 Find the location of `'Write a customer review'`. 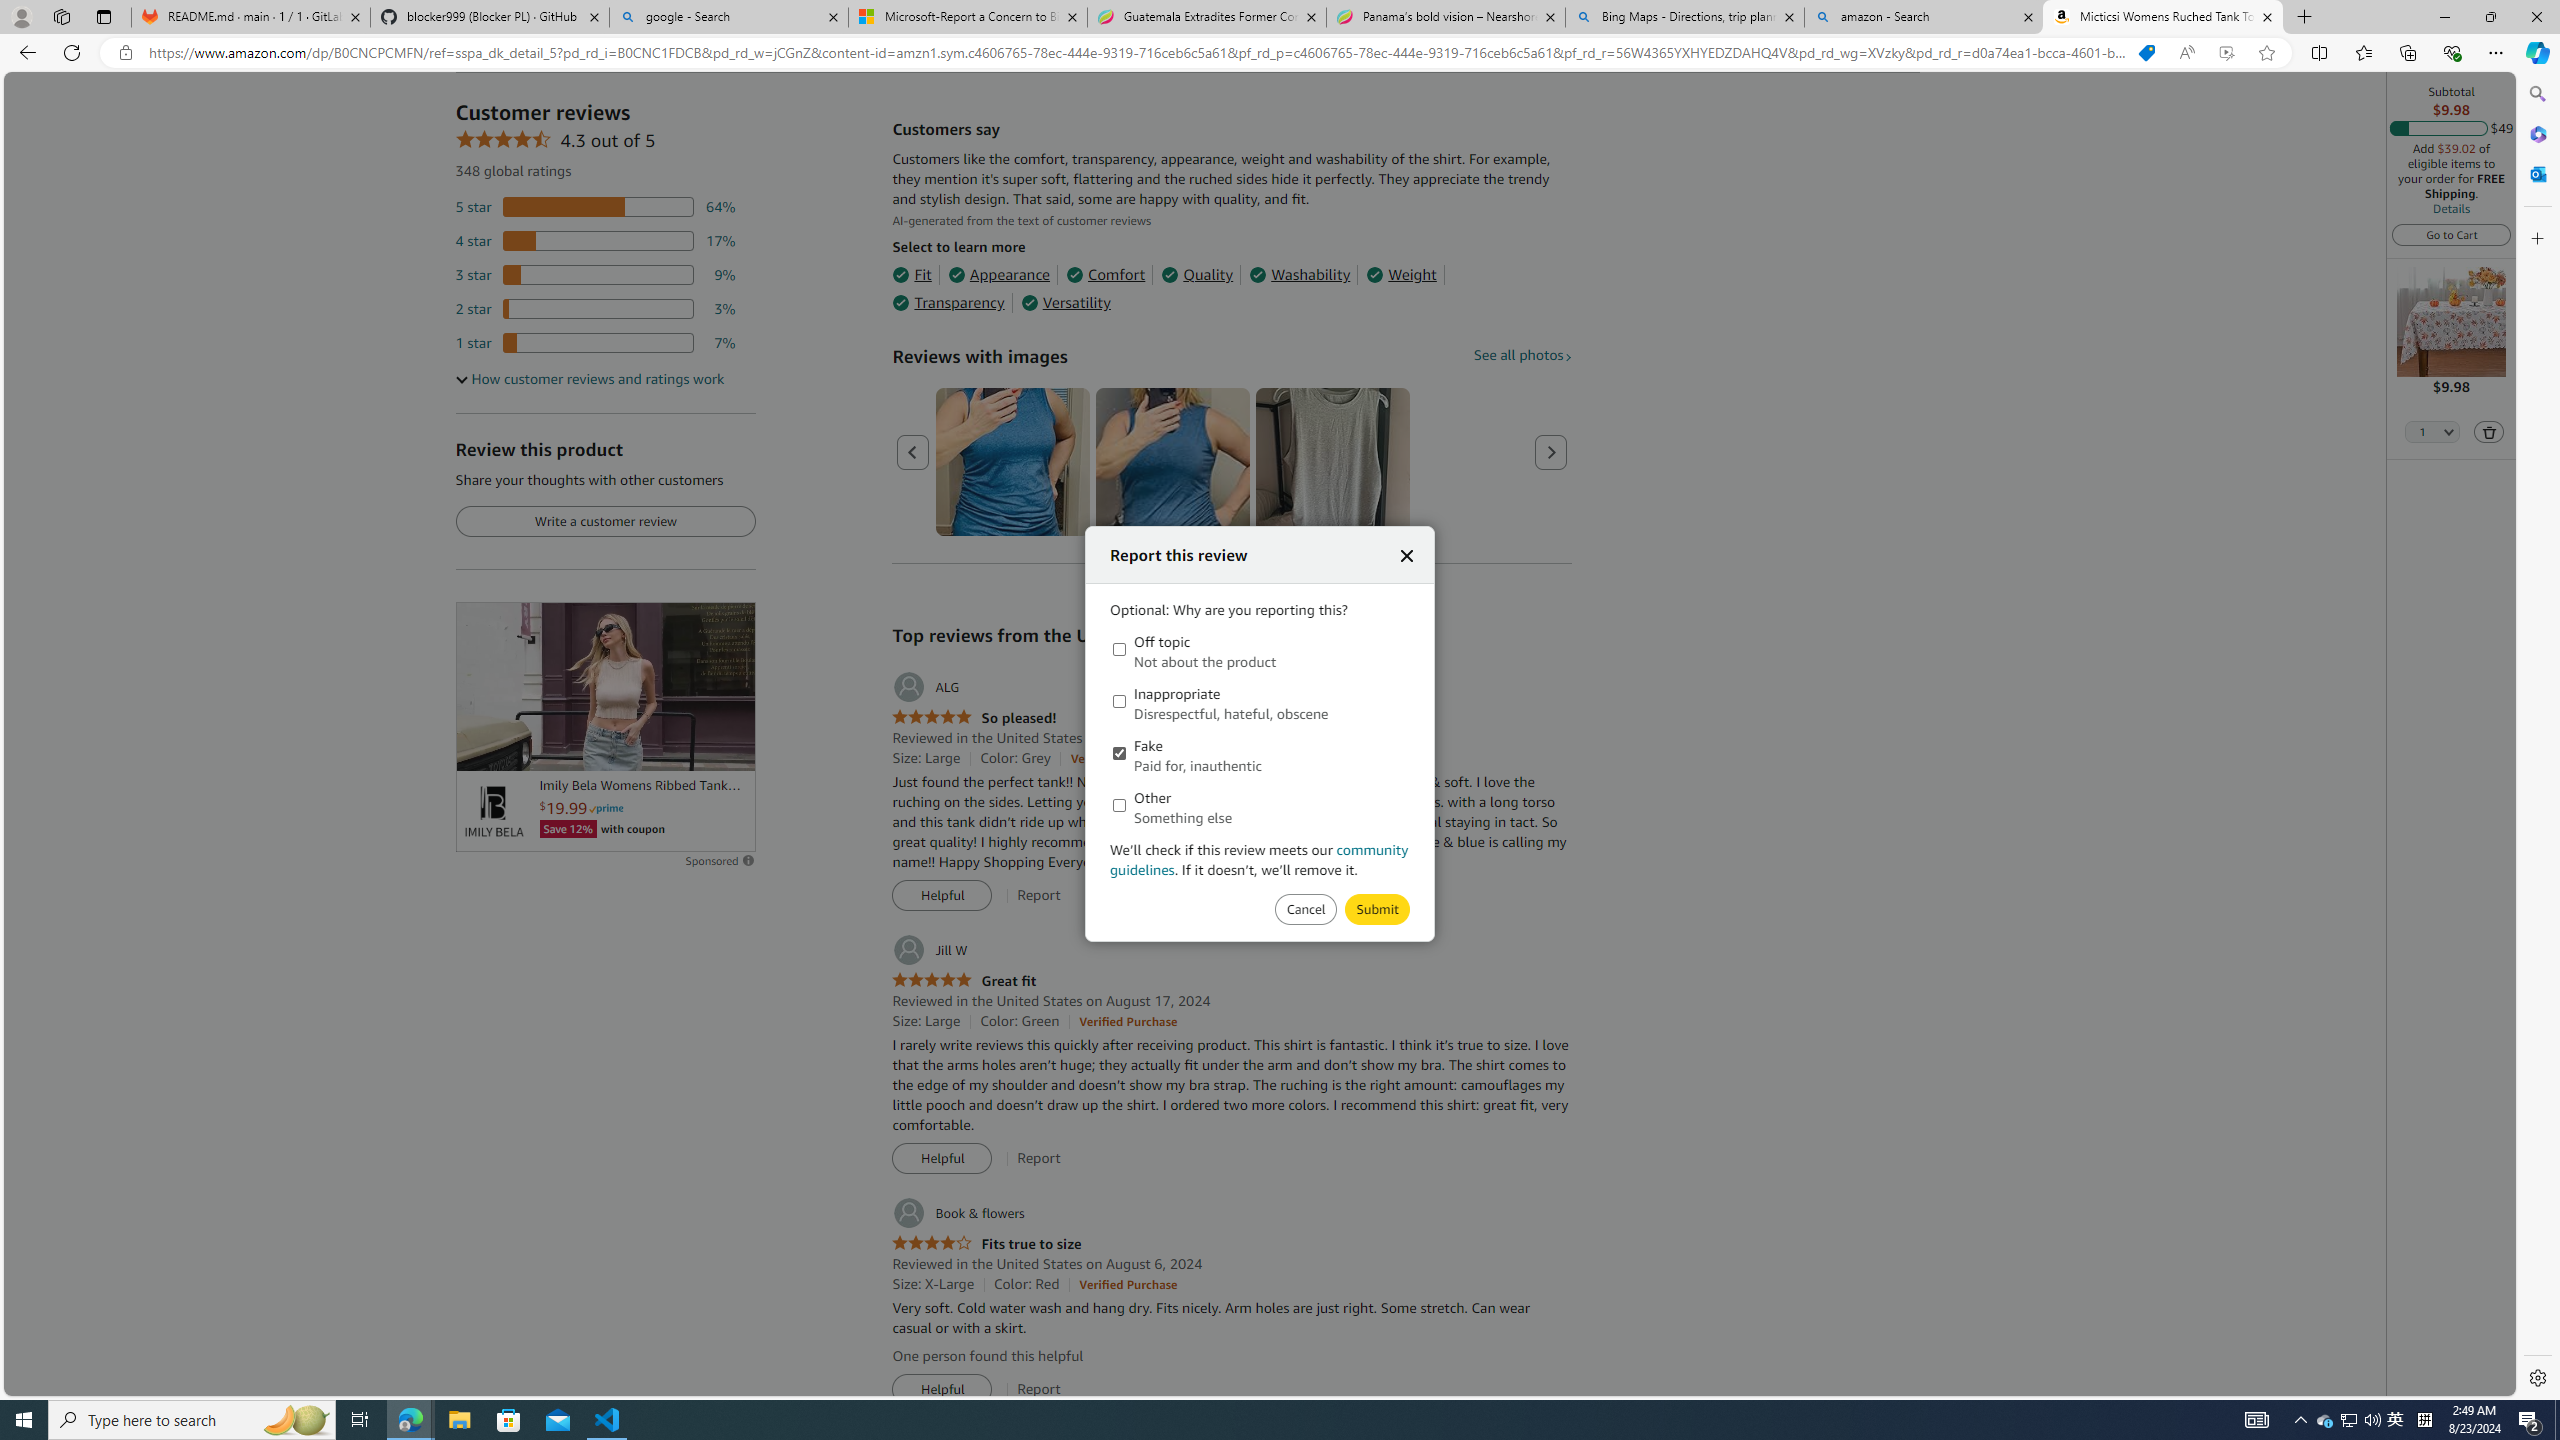

'Write a customer review' is located at coordinates (604, 521).